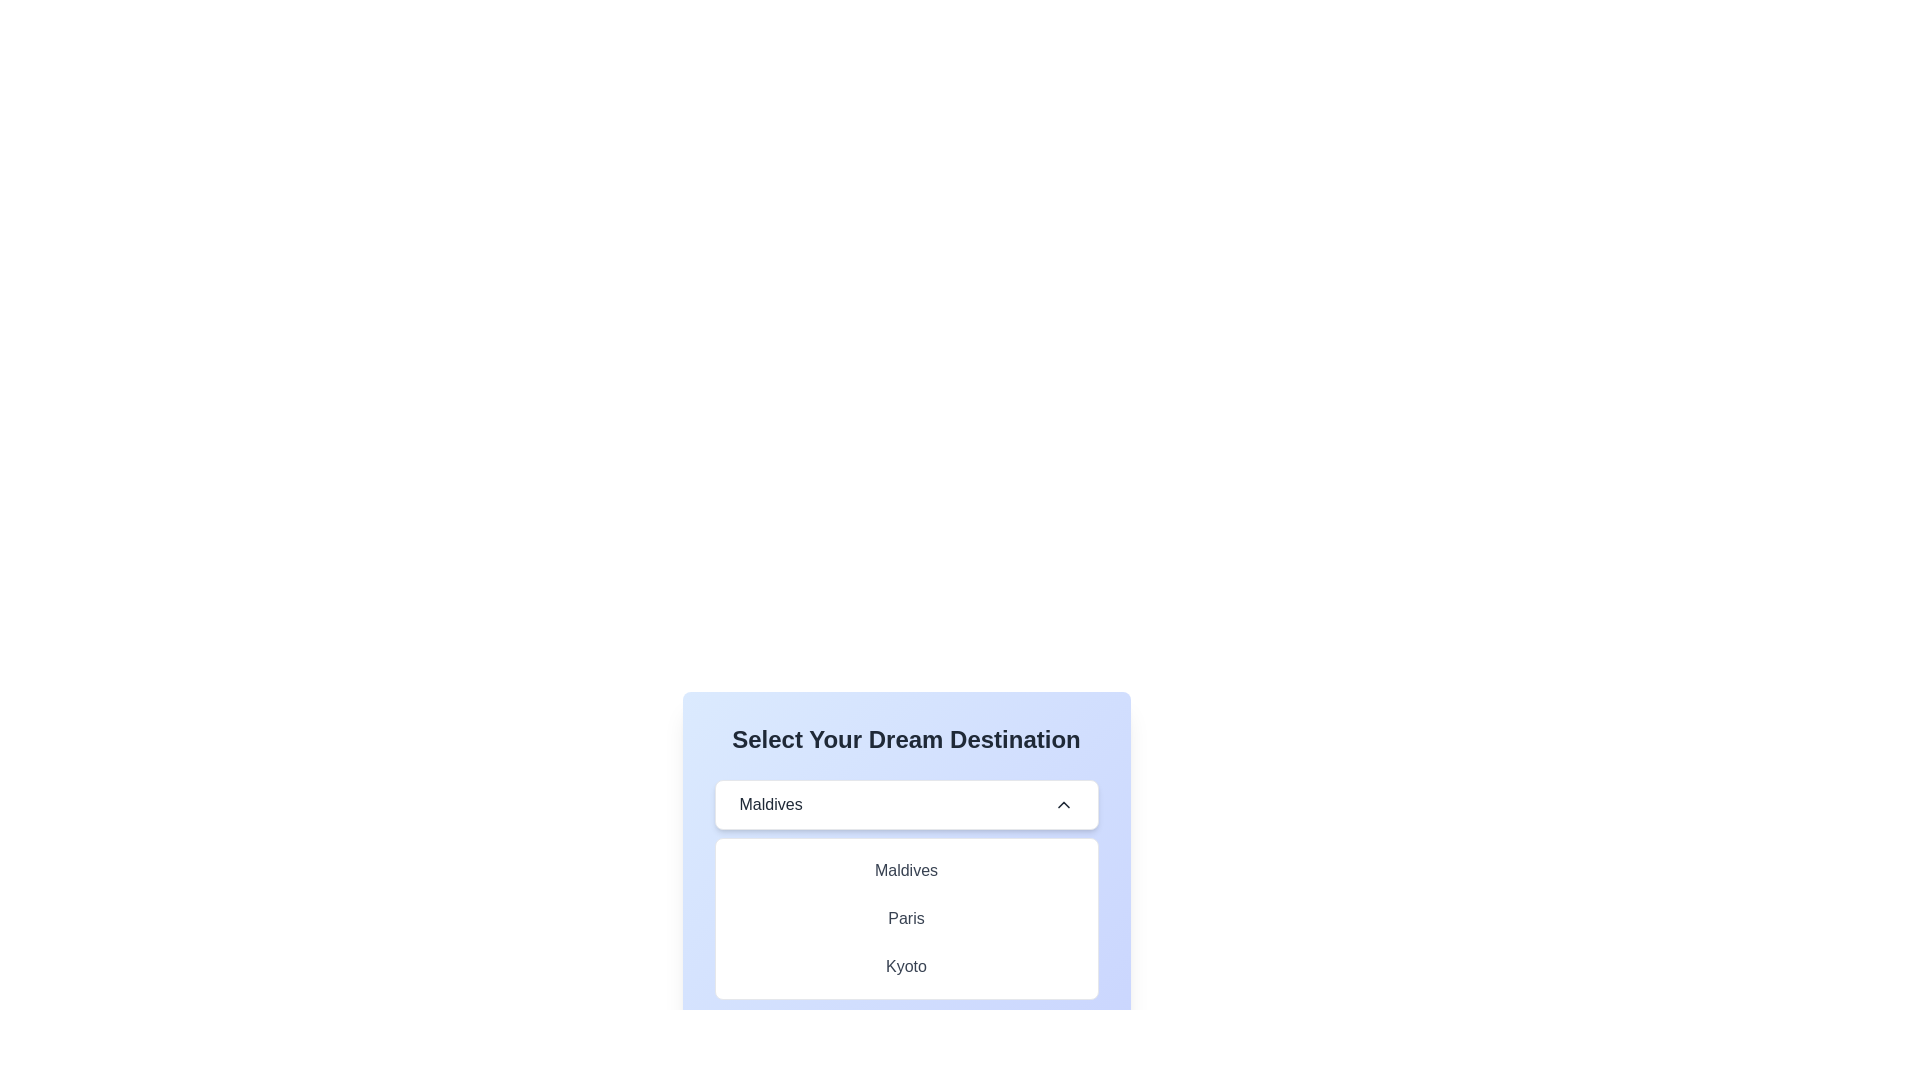 The width and height of the screenshot is (1920, 1080). What do you see at coordinates (905, 966) in the screenshot?
I see `the dropdown option labeled 'Kyoto'` at bounding box center [905, 966].